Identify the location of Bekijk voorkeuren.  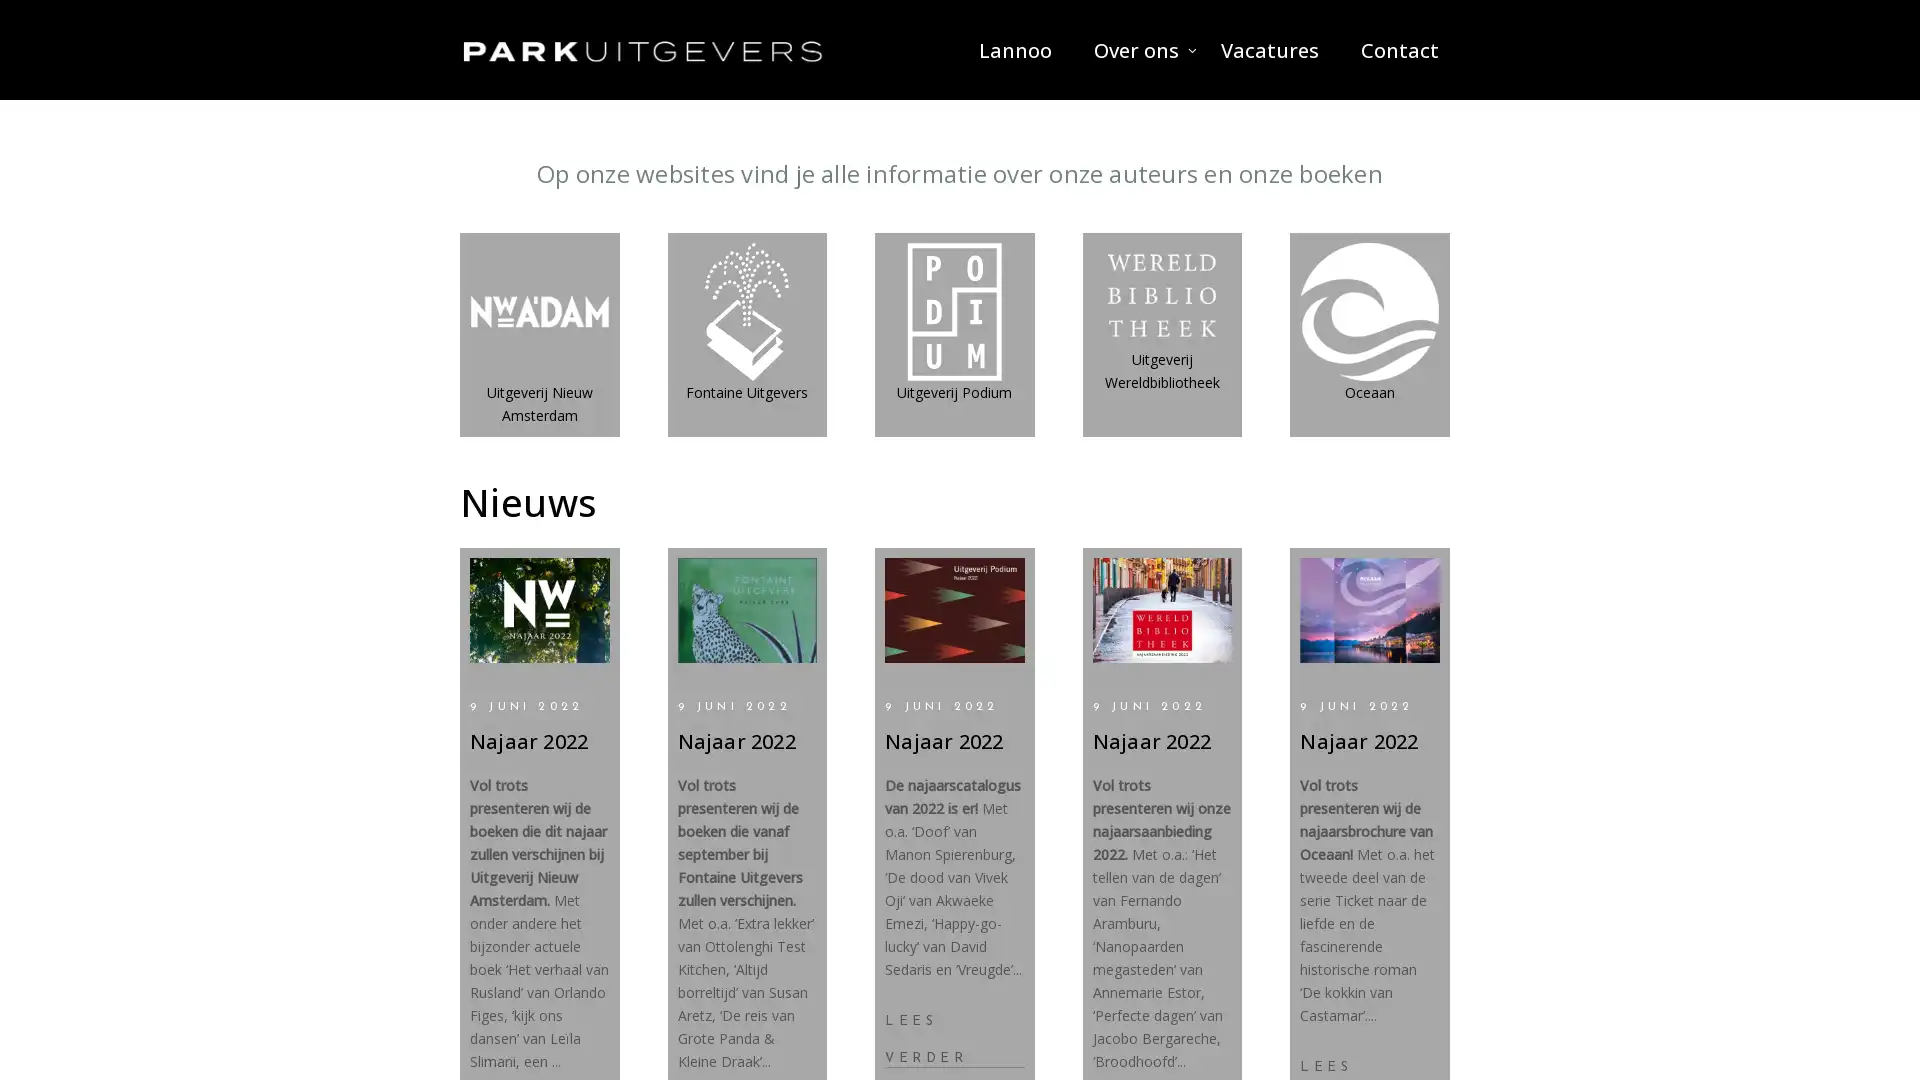
(1128, 610).